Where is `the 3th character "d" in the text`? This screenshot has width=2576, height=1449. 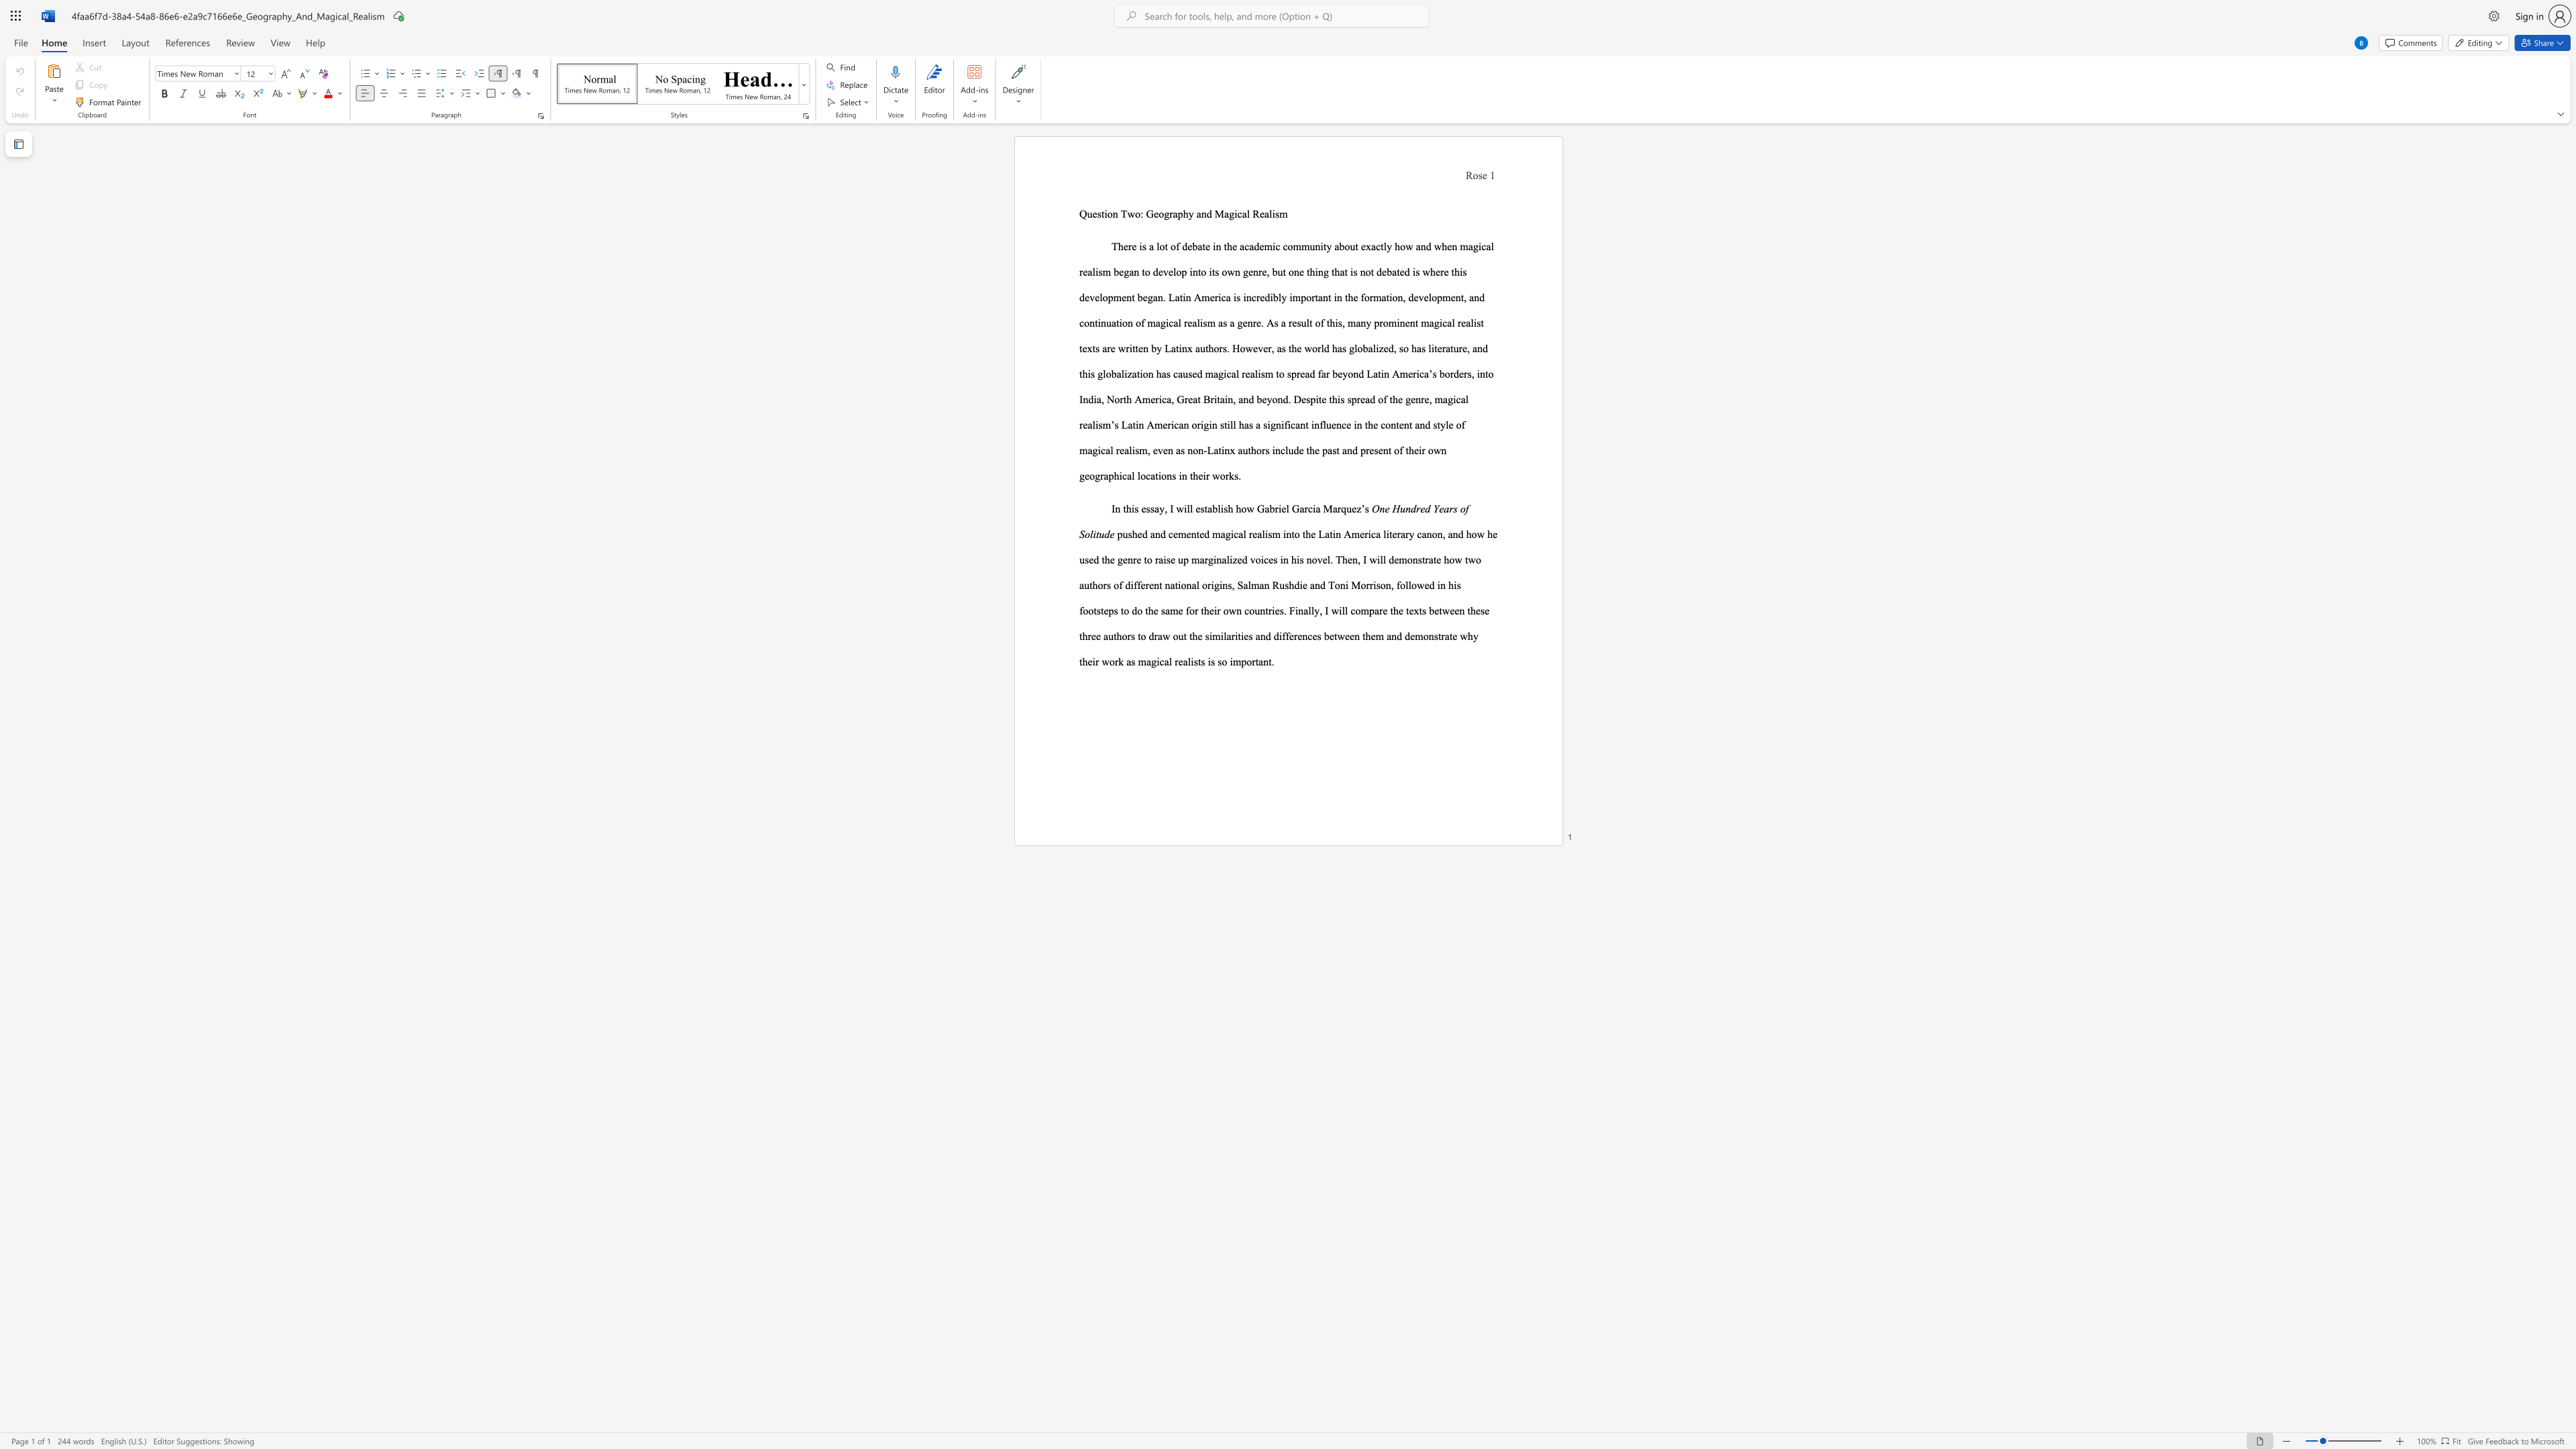
the 3th character "d" in the text is located at coordinates (1322, 584).